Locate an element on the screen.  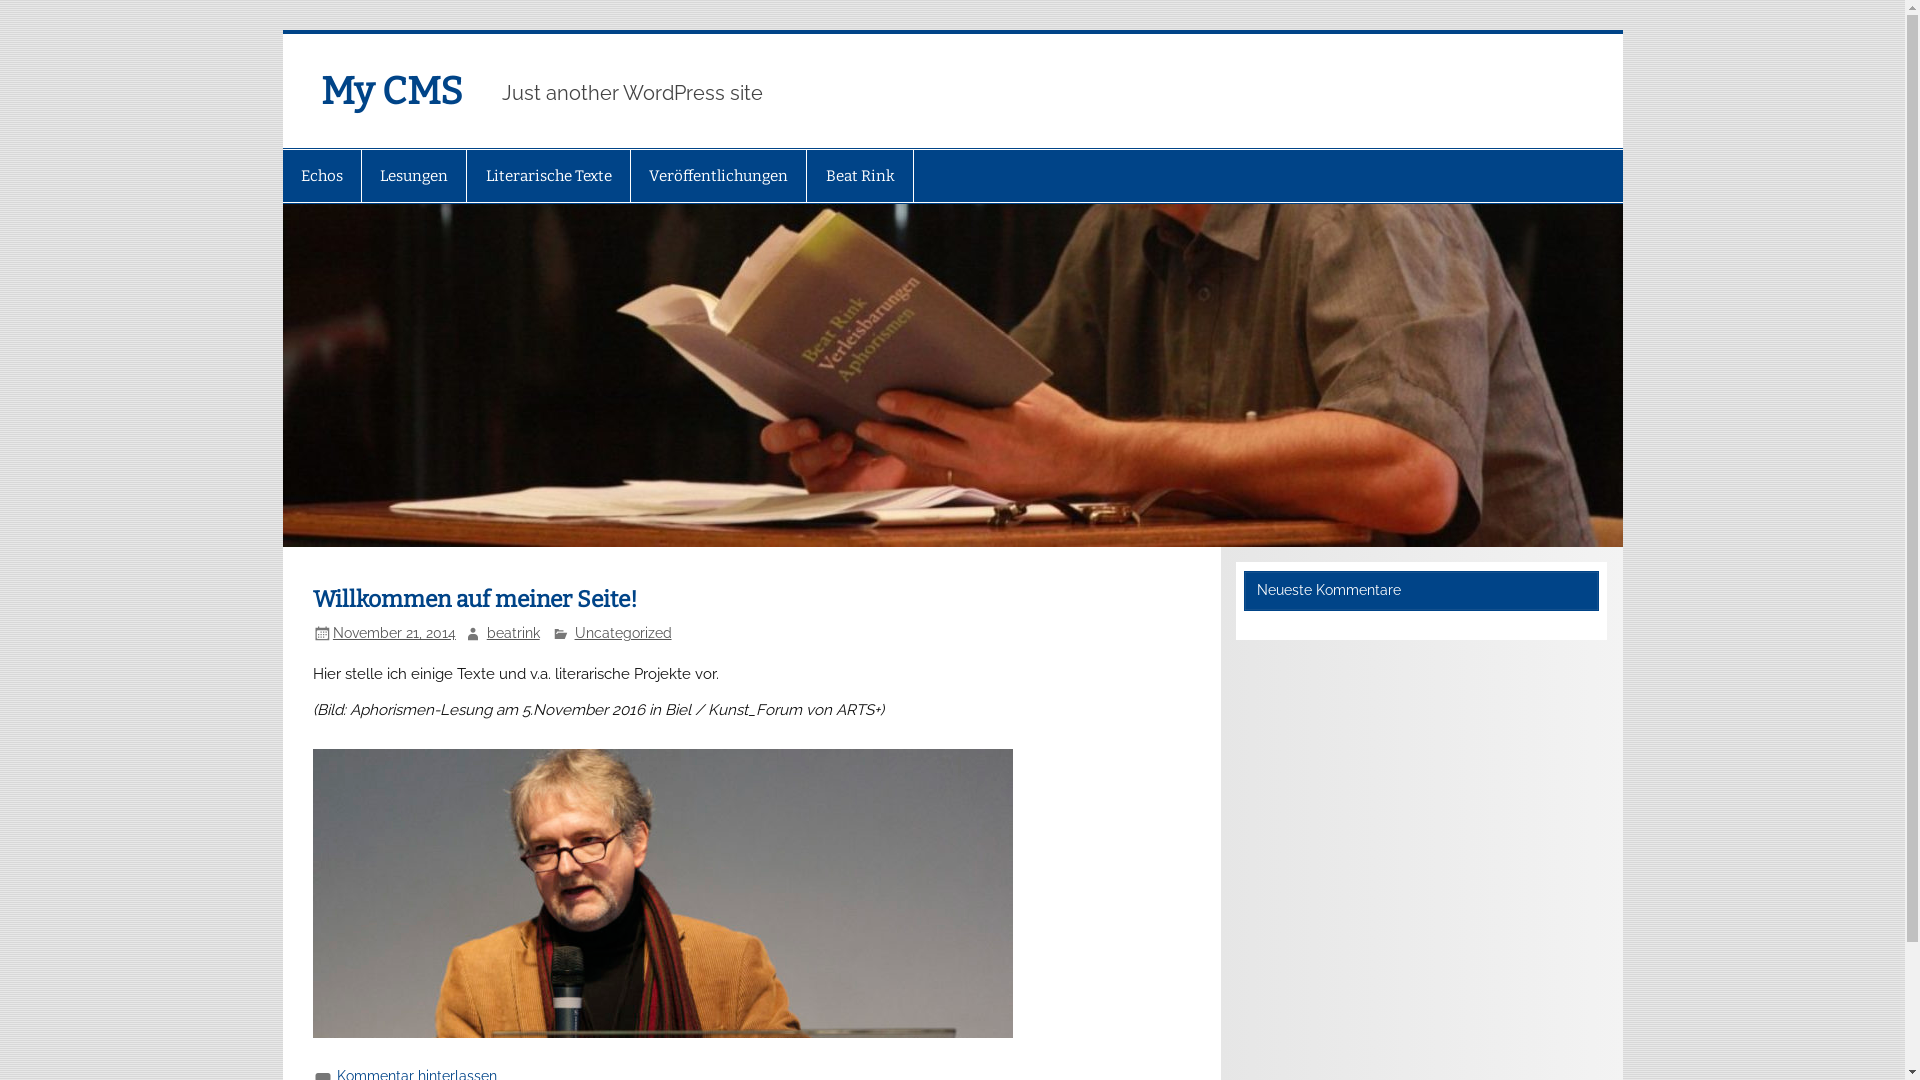
'beatrink' is located at coordinates (513, 632).